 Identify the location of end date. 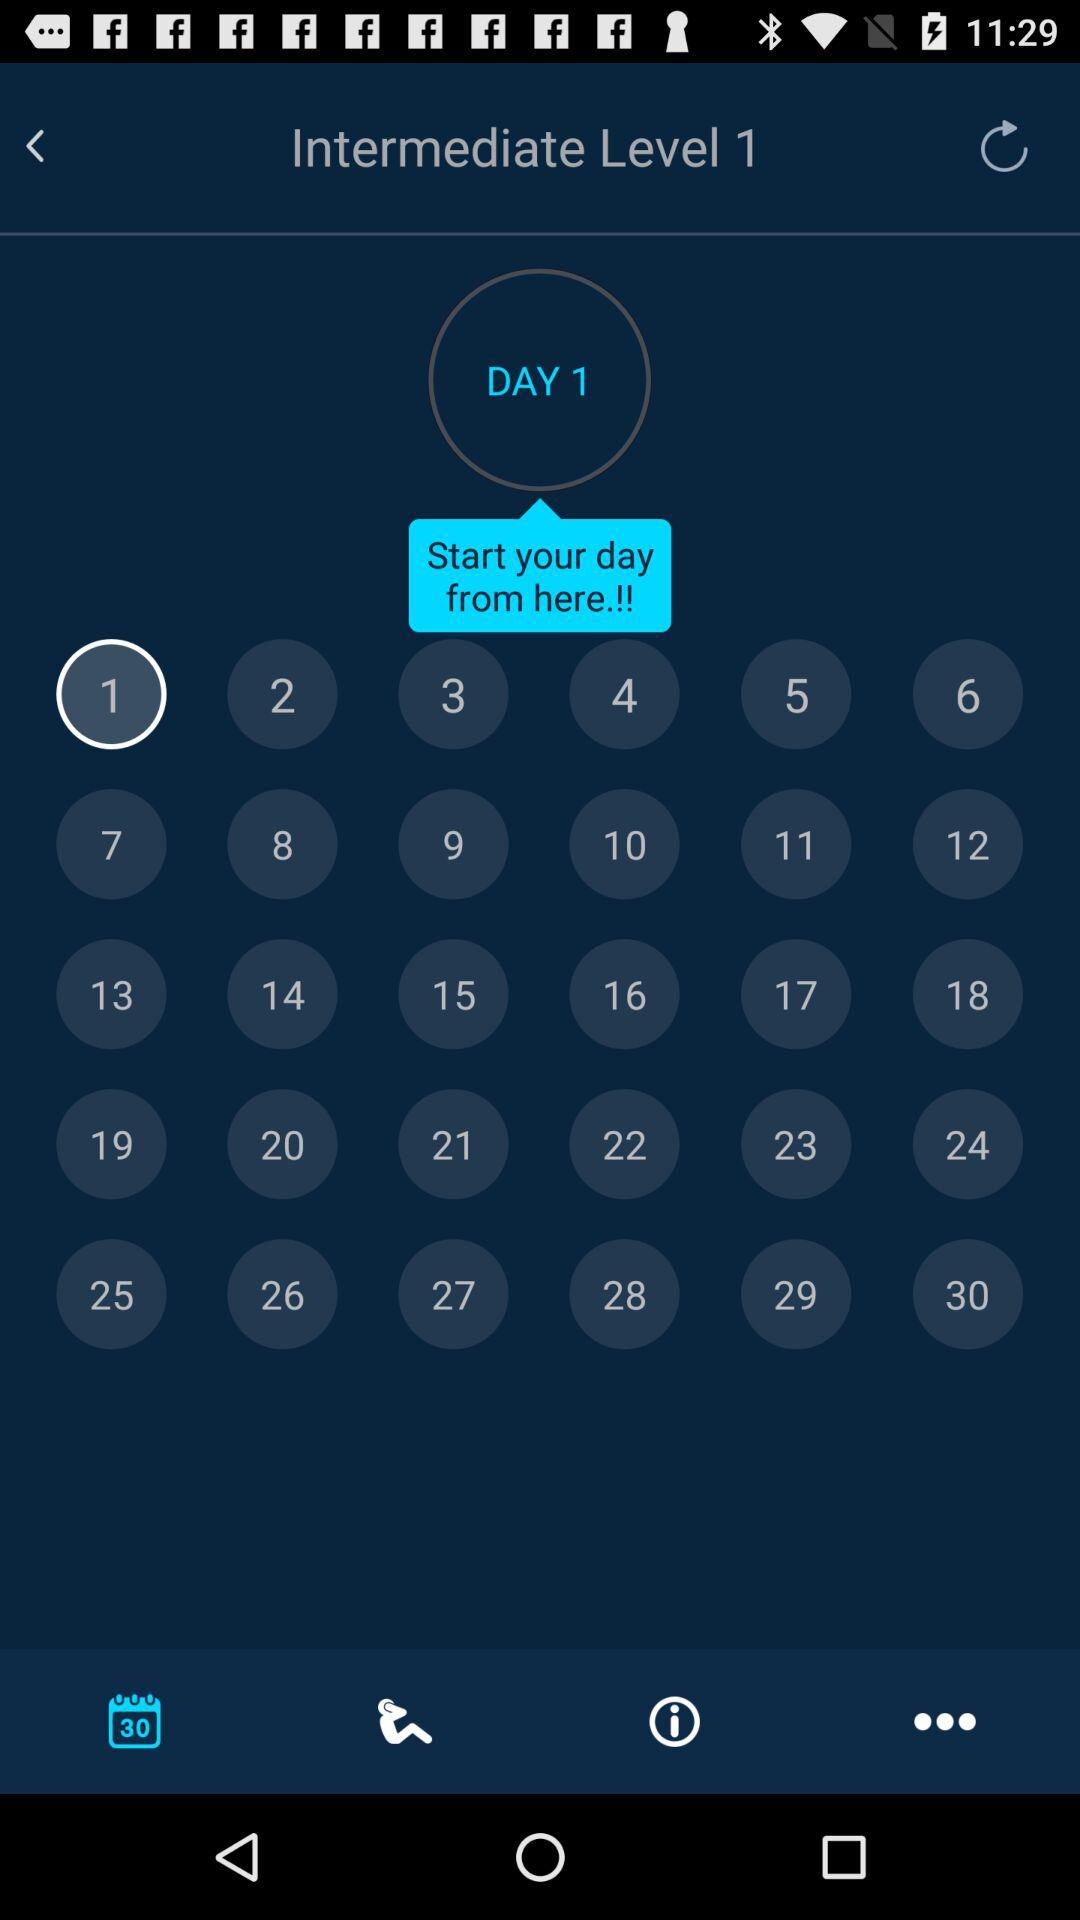
(795, 1294).